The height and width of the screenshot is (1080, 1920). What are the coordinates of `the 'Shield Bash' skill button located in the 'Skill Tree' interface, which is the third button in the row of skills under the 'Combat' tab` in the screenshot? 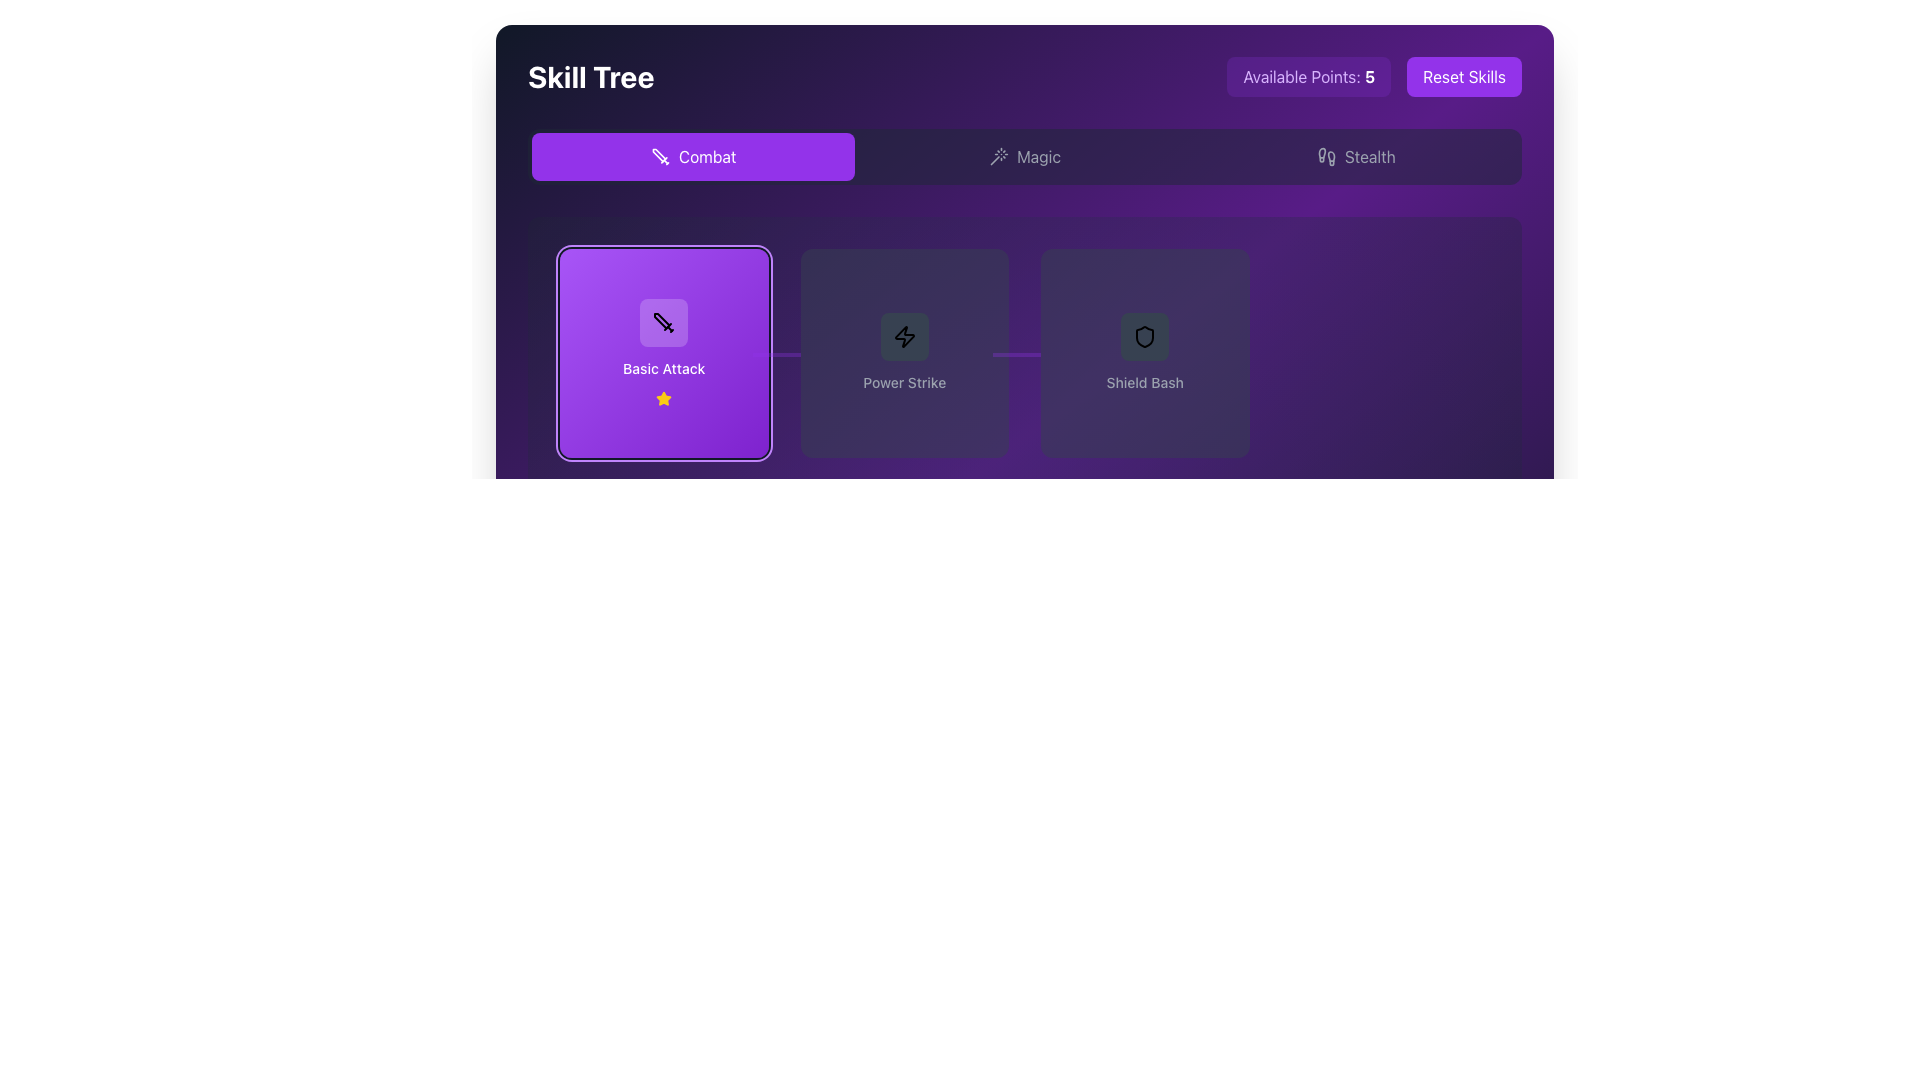 It's located at (1145, 352).